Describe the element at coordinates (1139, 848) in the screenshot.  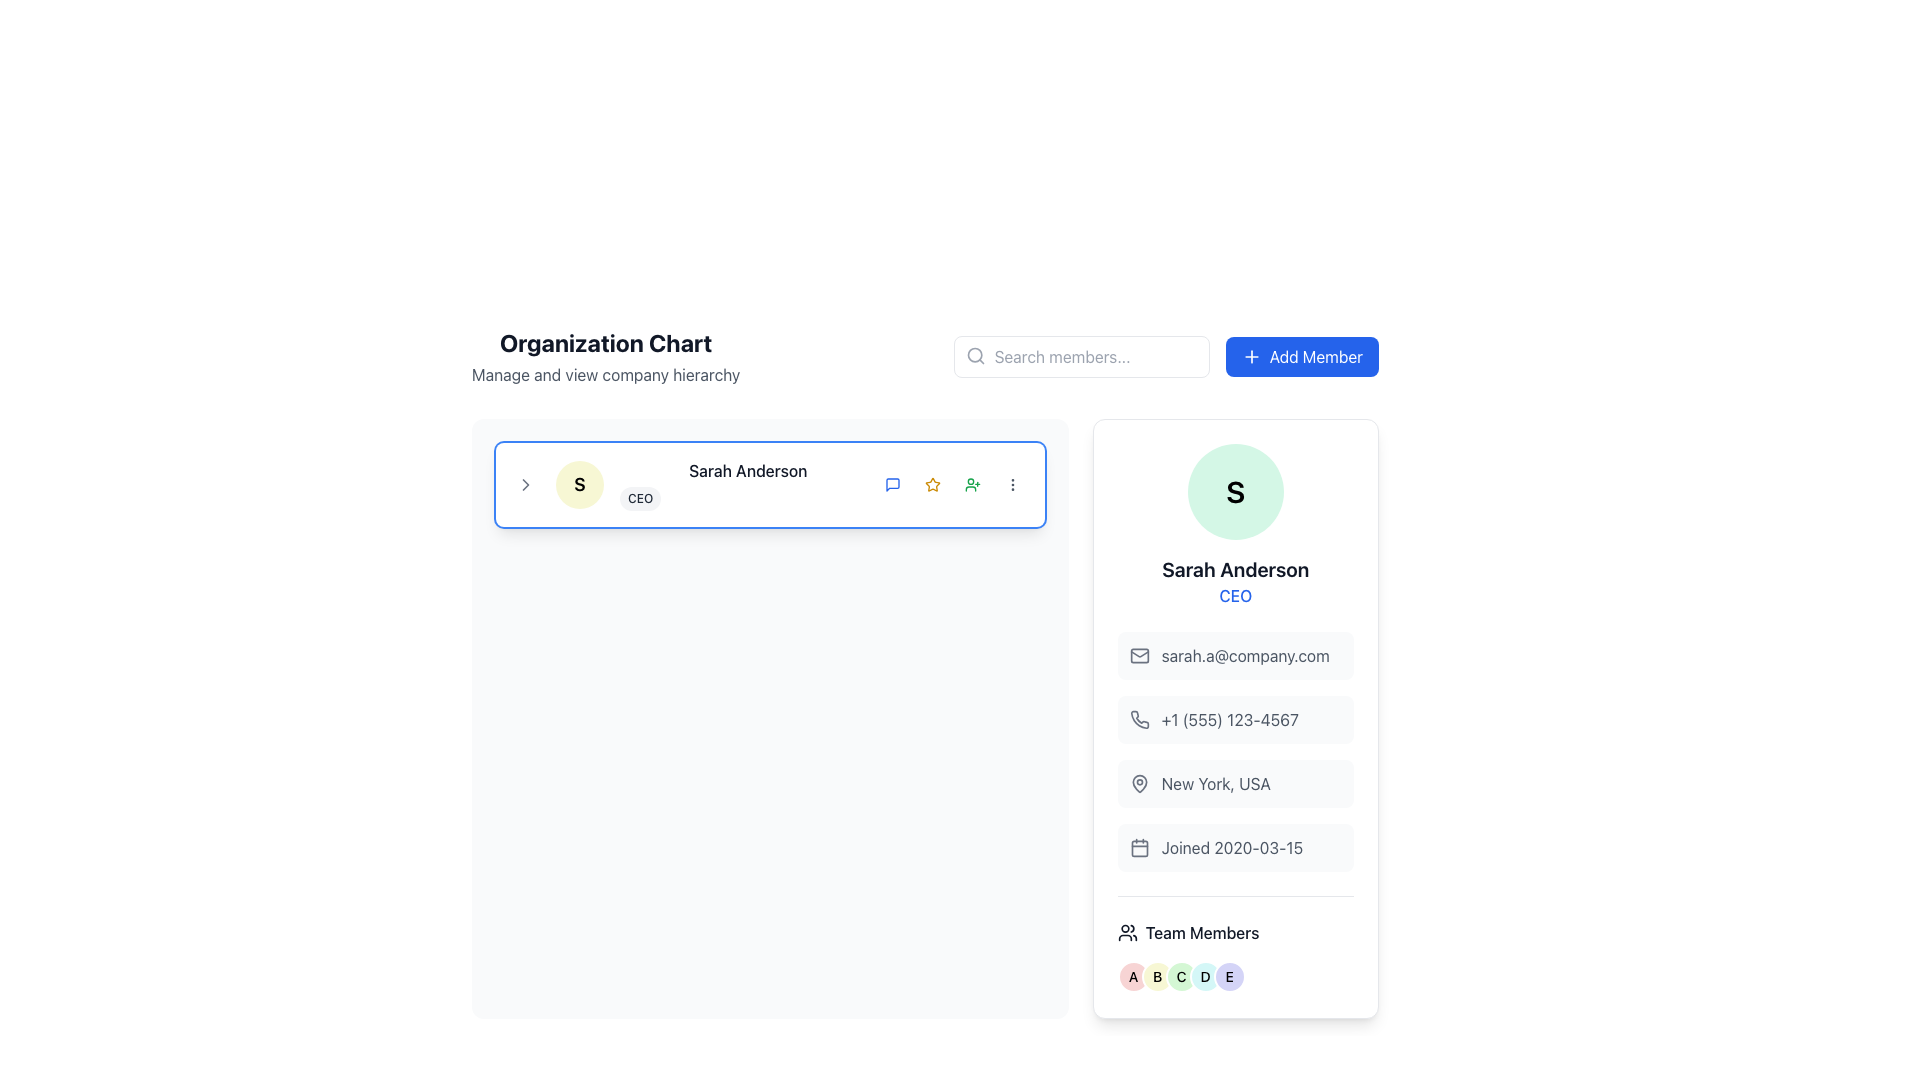
I see `the decorative graphical component within the calendar icon associated with 'Joined 2020-03-15'` at that location.